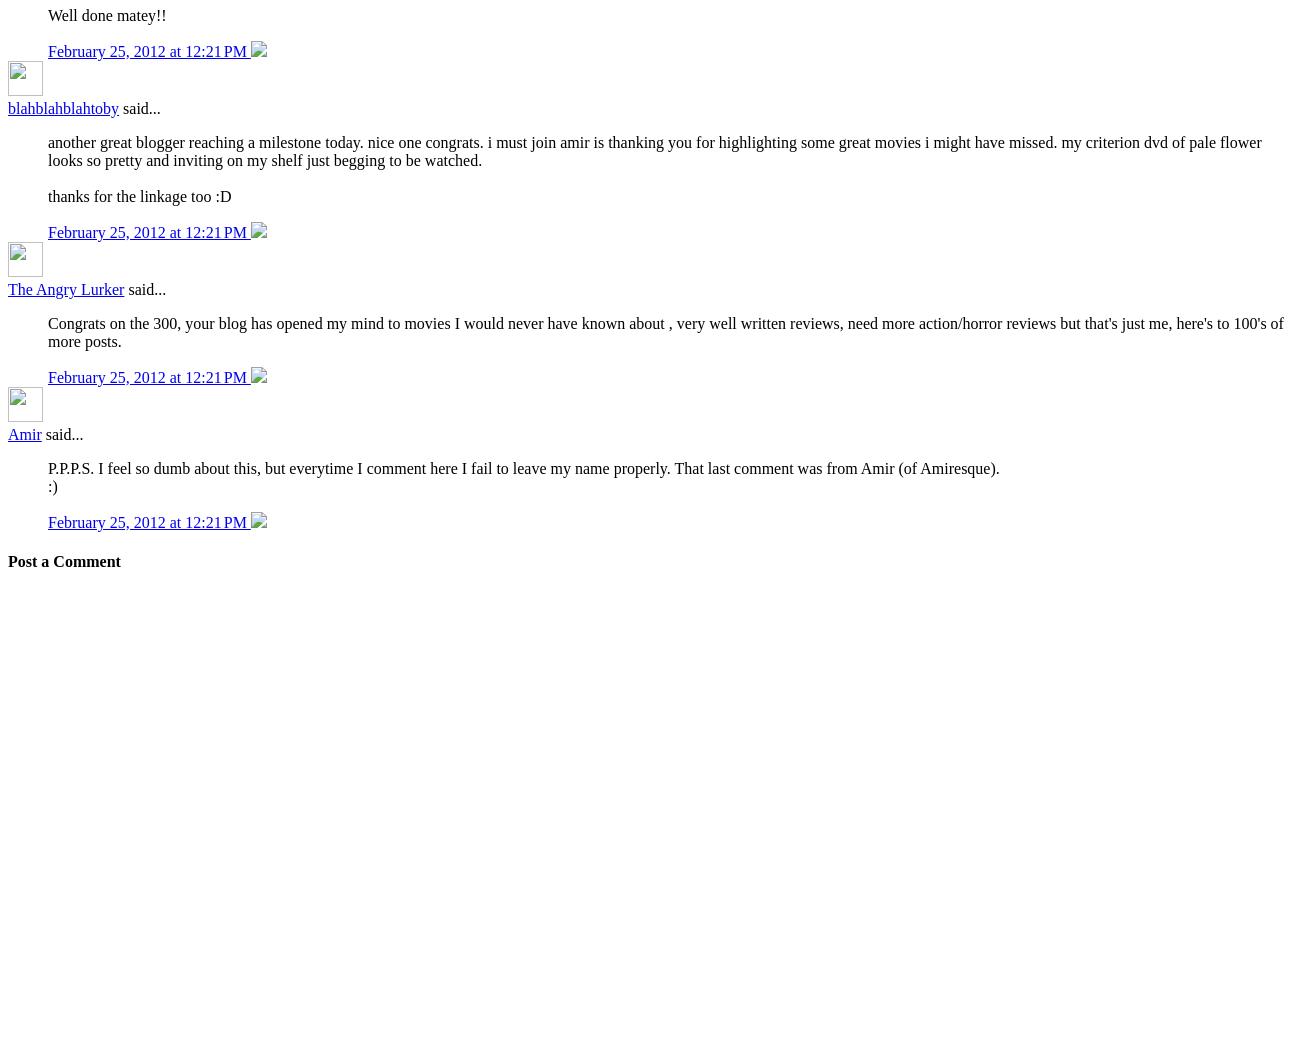 This screenshot has width=1300, height=1045. Describe the element at coordinates (653, 150) in the screenshot. I see `'another great blogger reaching a milestone today. nice one congrats. i must join amir is thanking you for highlighting some great movies i might have missed. my criterion dvd of pale flower looks so pretty and inviting on my shelf just begging to be watched.'` at that location.